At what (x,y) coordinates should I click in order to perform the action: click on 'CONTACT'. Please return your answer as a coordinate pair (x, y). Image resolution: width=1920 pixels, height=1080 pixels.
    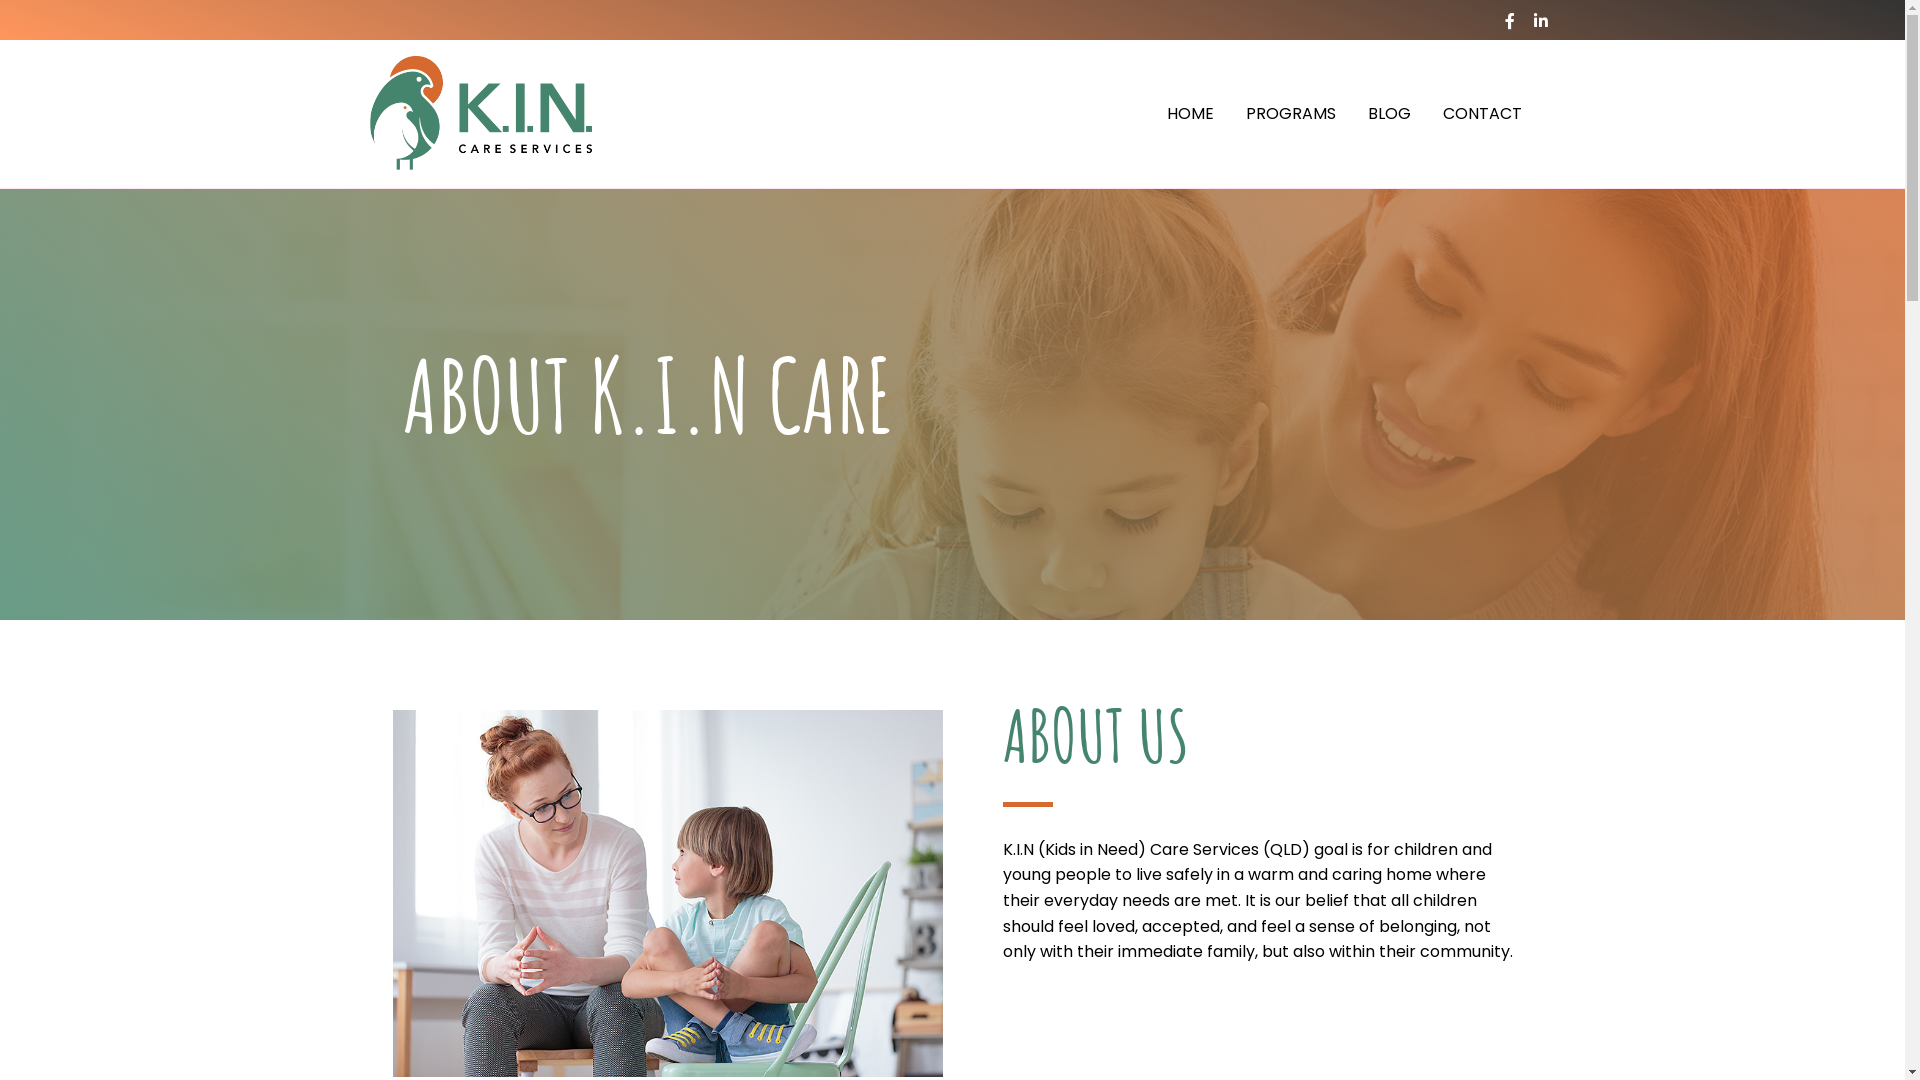
    Looking at the image, I should click on (1481, 114).